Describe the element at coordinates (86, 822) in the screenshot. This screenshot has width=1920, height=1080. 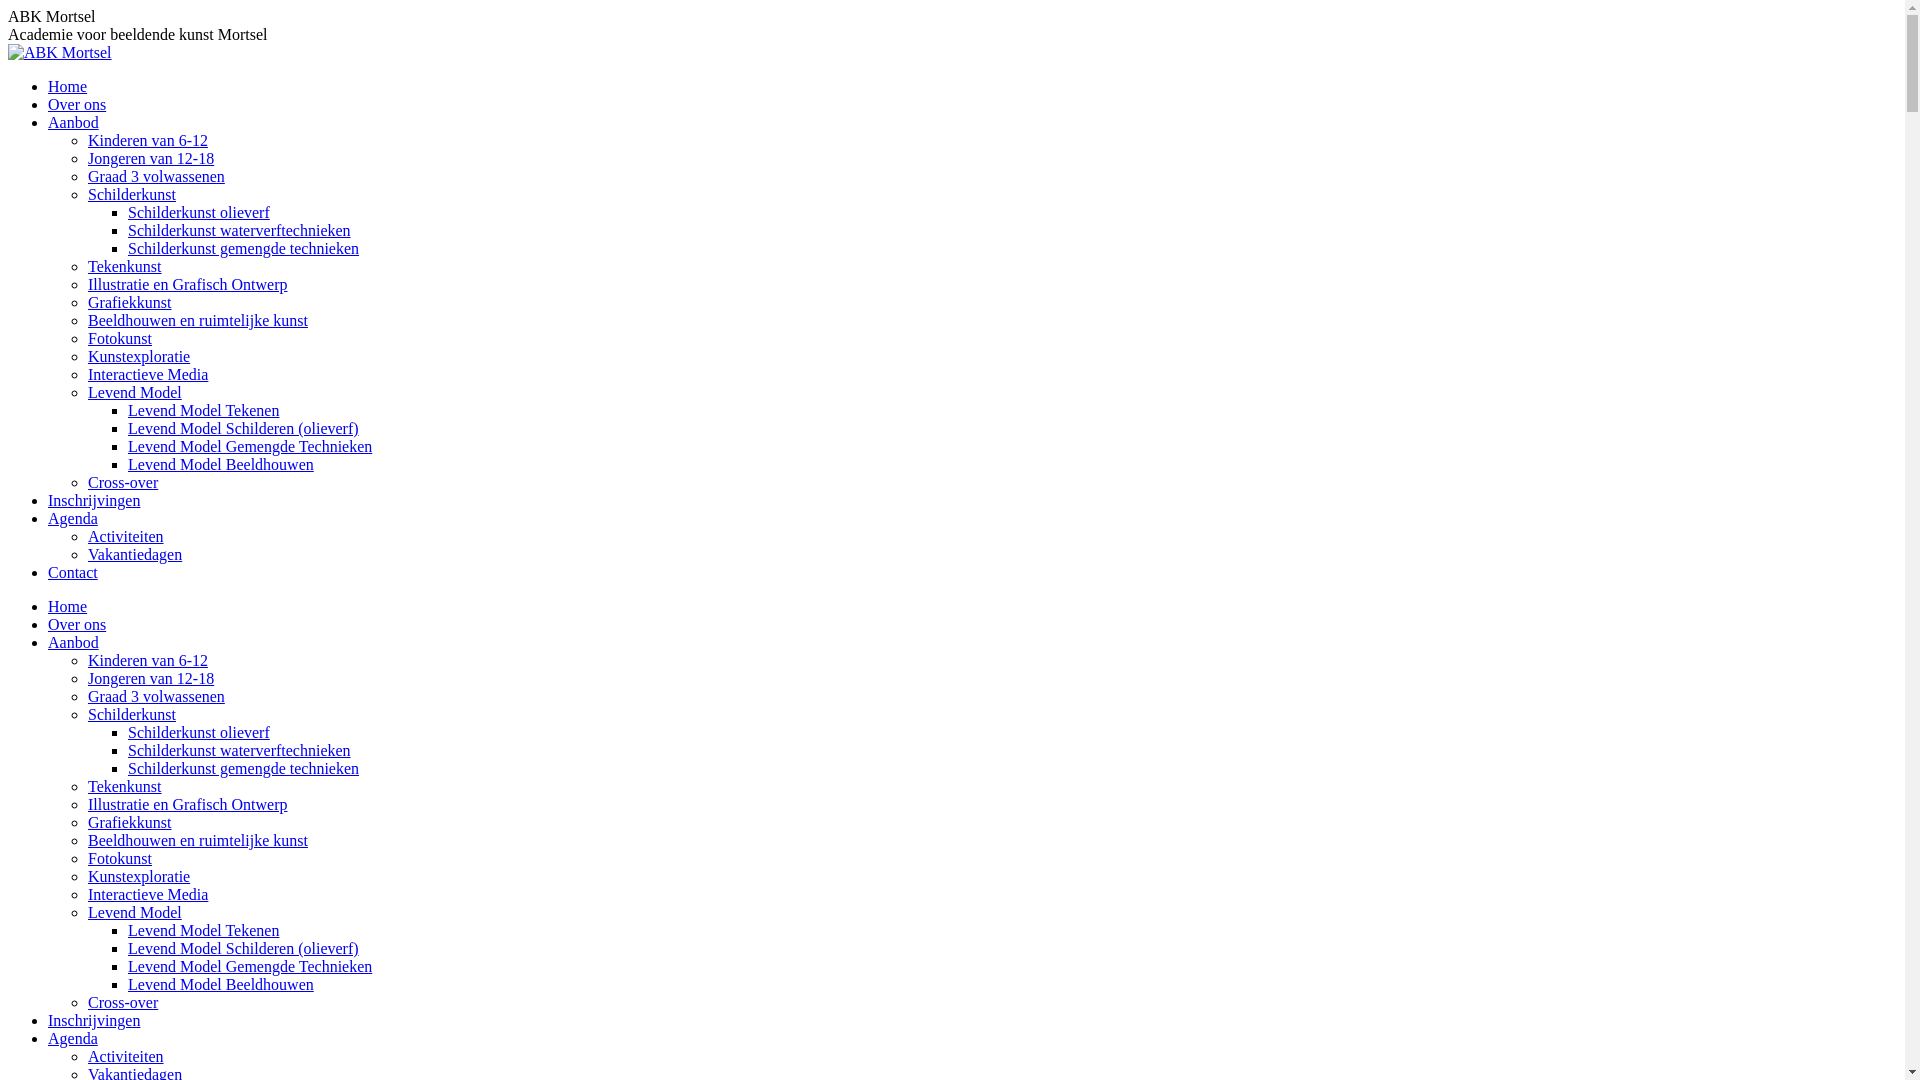
I see `'Grafiekkunst'` at that location.